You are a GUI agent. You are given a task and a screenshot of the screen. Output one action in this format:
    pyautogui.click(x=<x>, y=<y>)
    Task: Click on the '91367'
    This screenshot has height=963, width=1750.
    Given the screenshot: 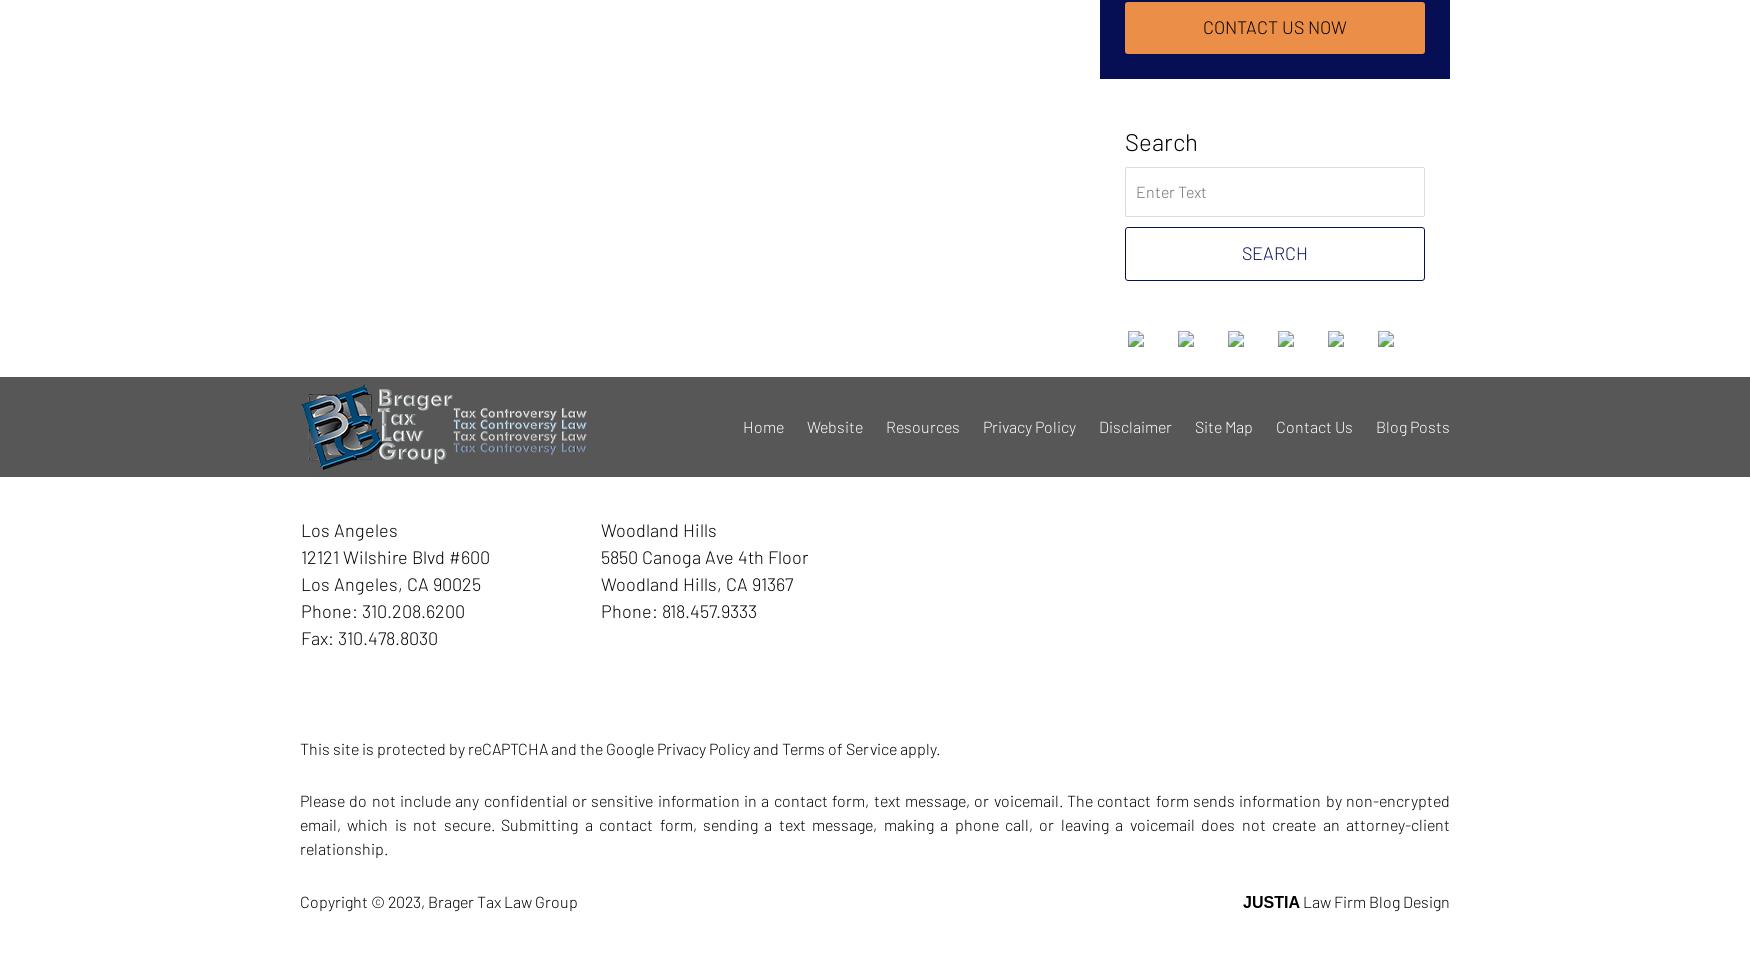 What is the action you would take?
    pyautogui.click(x=771, y=583)
    